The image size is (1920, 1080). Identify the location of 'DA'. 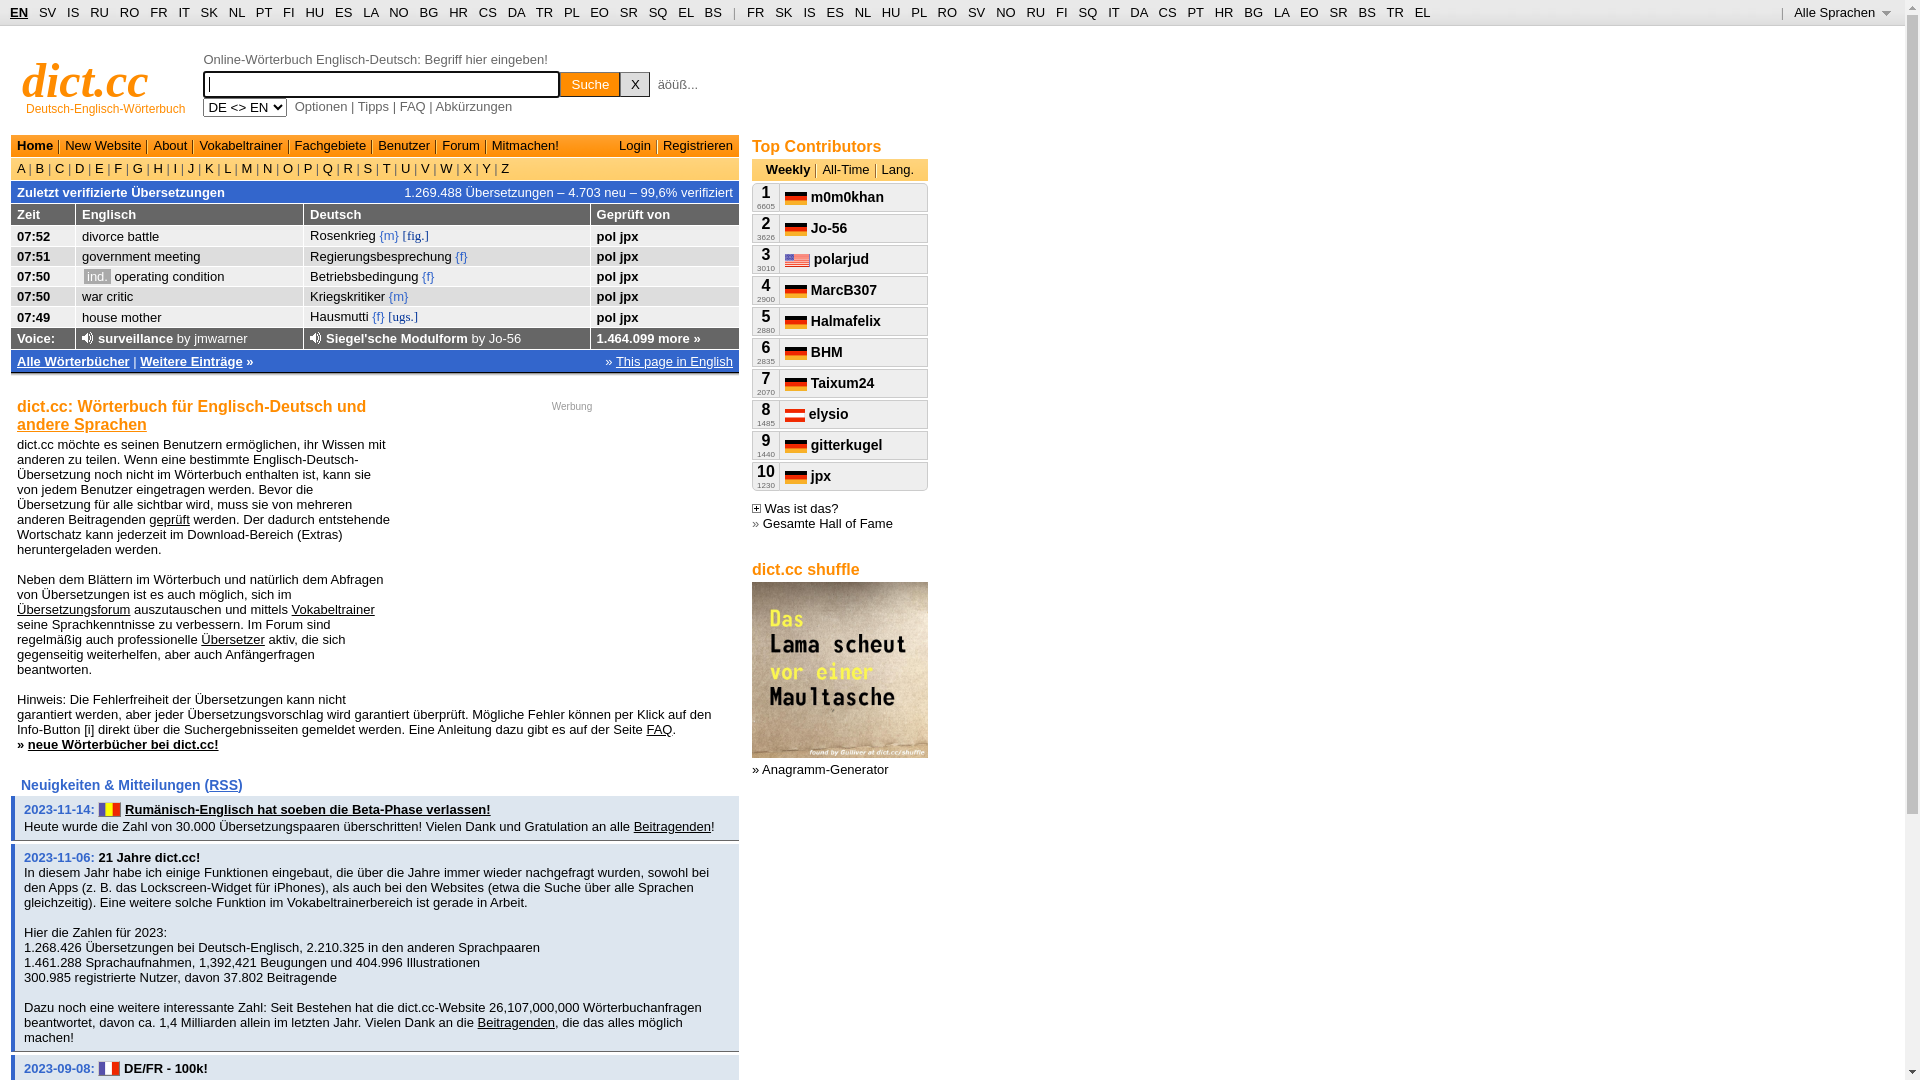
(516, 12).